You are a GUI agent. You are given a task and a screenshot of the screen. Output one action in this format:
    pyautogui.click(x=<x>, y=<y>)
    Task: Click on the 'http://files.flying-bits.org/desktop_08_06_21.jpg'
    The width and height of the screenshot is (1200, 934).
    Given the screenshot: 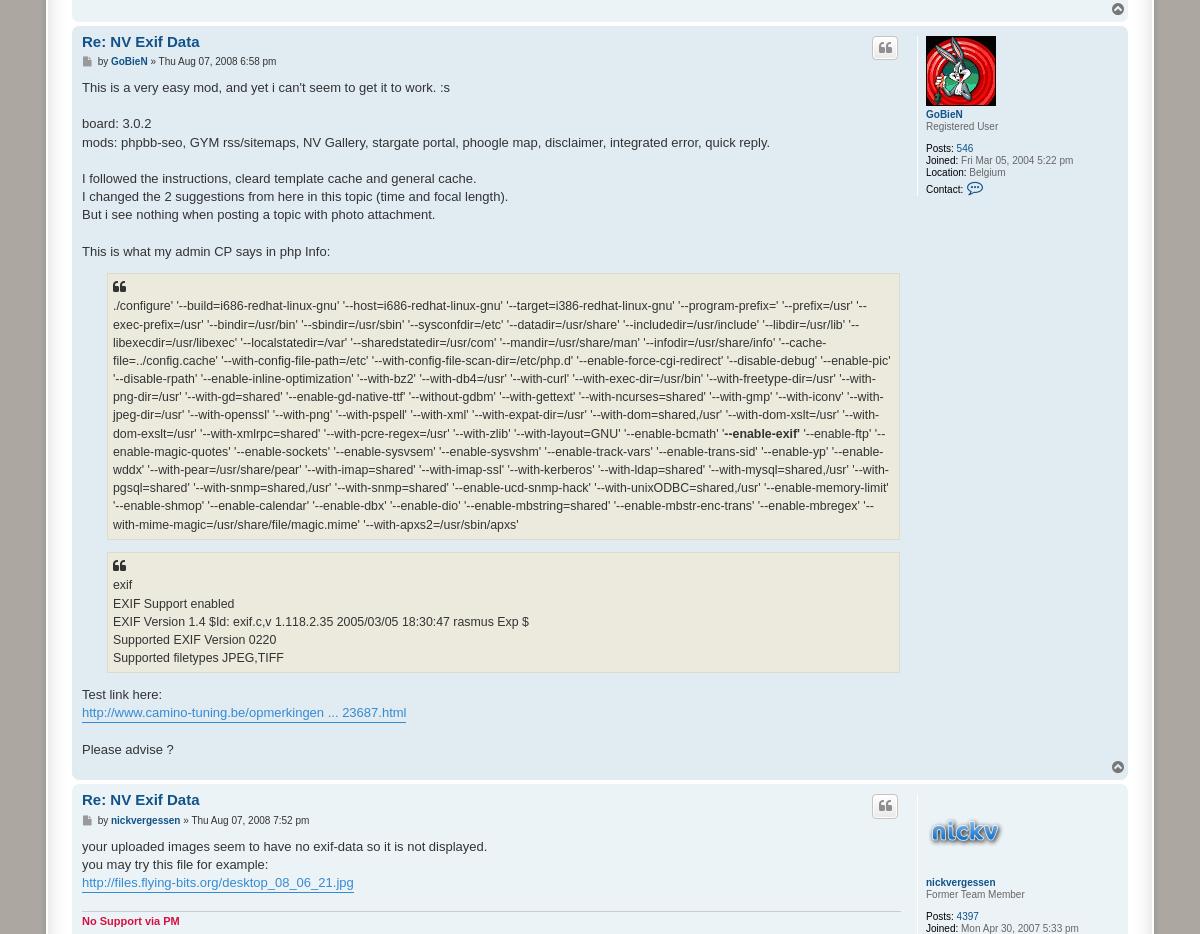 What is the action you would take?
    pyautogui.click(x=216, y=880)
    